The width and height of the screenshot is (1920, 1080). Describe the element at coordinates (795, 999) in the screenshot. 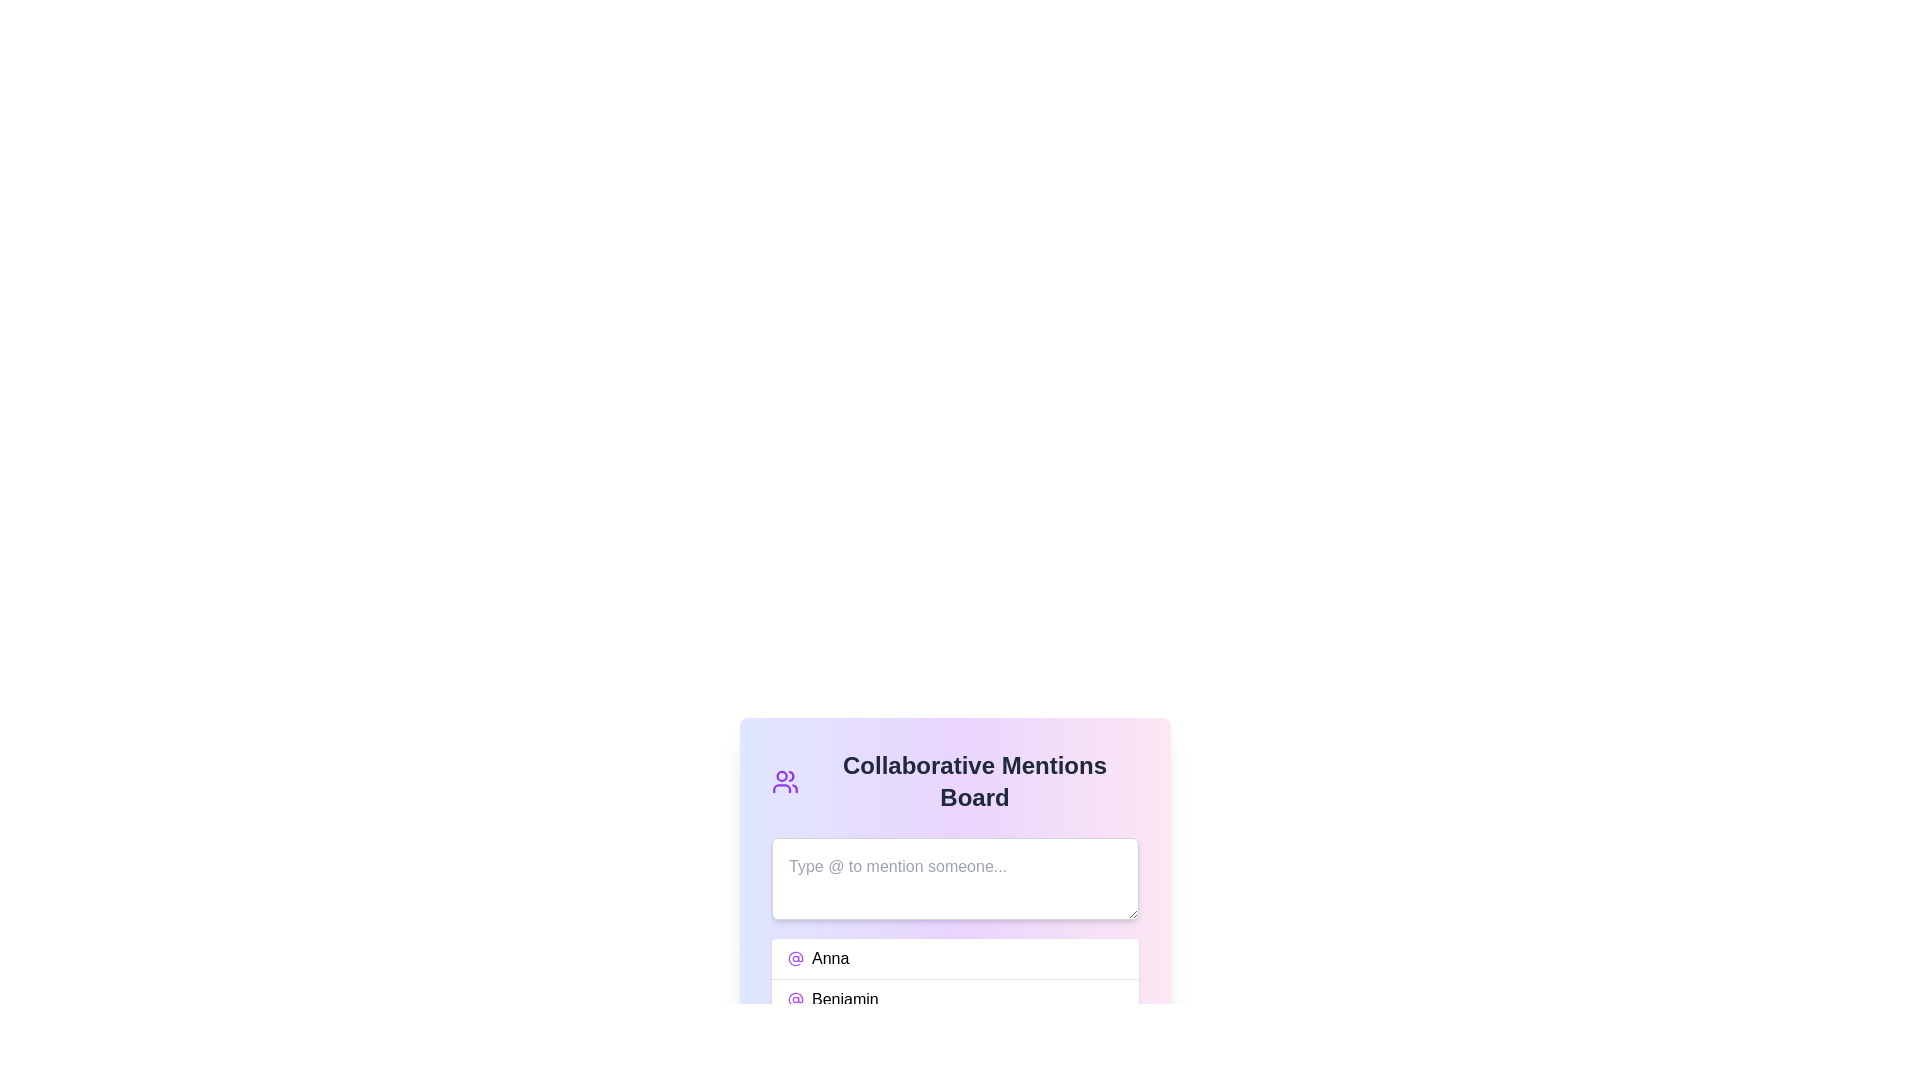

I see `the circular '@' icon with a purple hue located to the left of the text 'Benjamin' in the selectable list item` at that location.